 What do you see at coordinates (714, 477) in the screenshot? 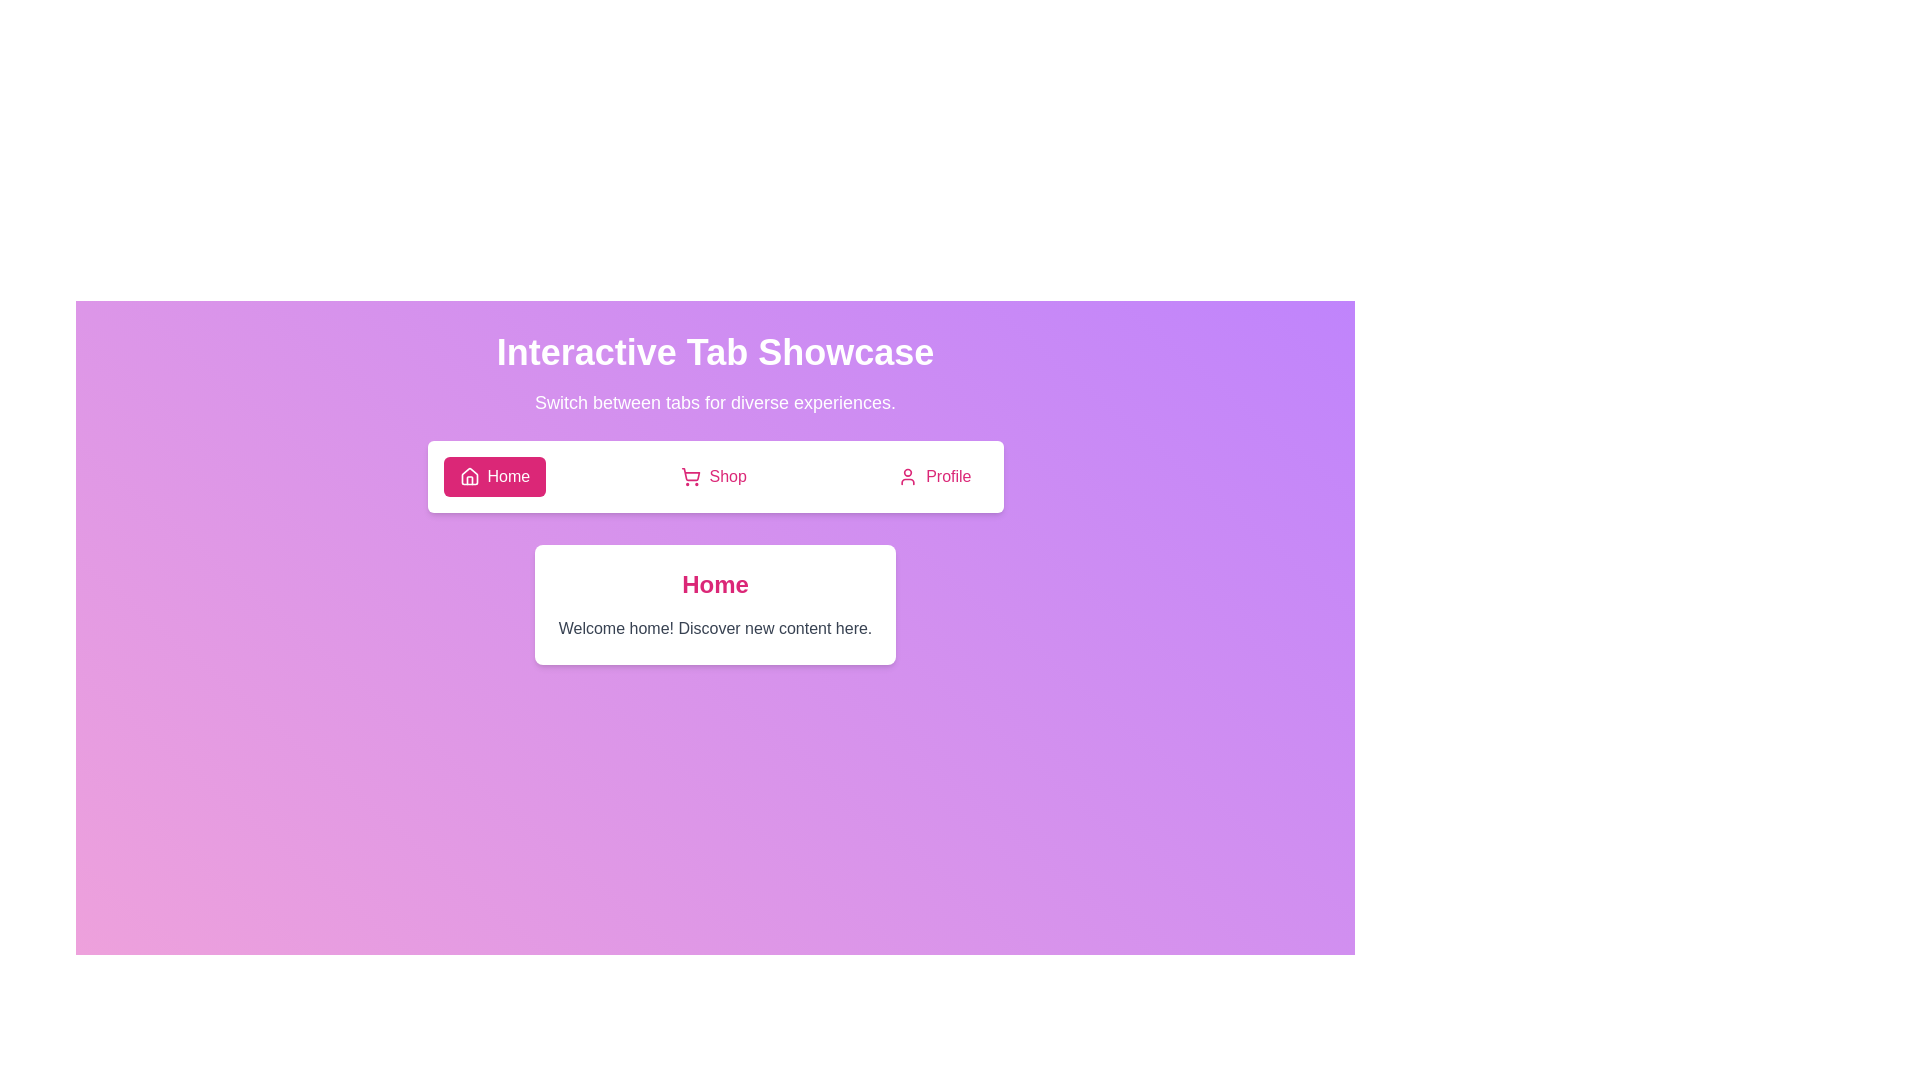
I see `the Shop tab to display its description` at bounding box center [714, 477].